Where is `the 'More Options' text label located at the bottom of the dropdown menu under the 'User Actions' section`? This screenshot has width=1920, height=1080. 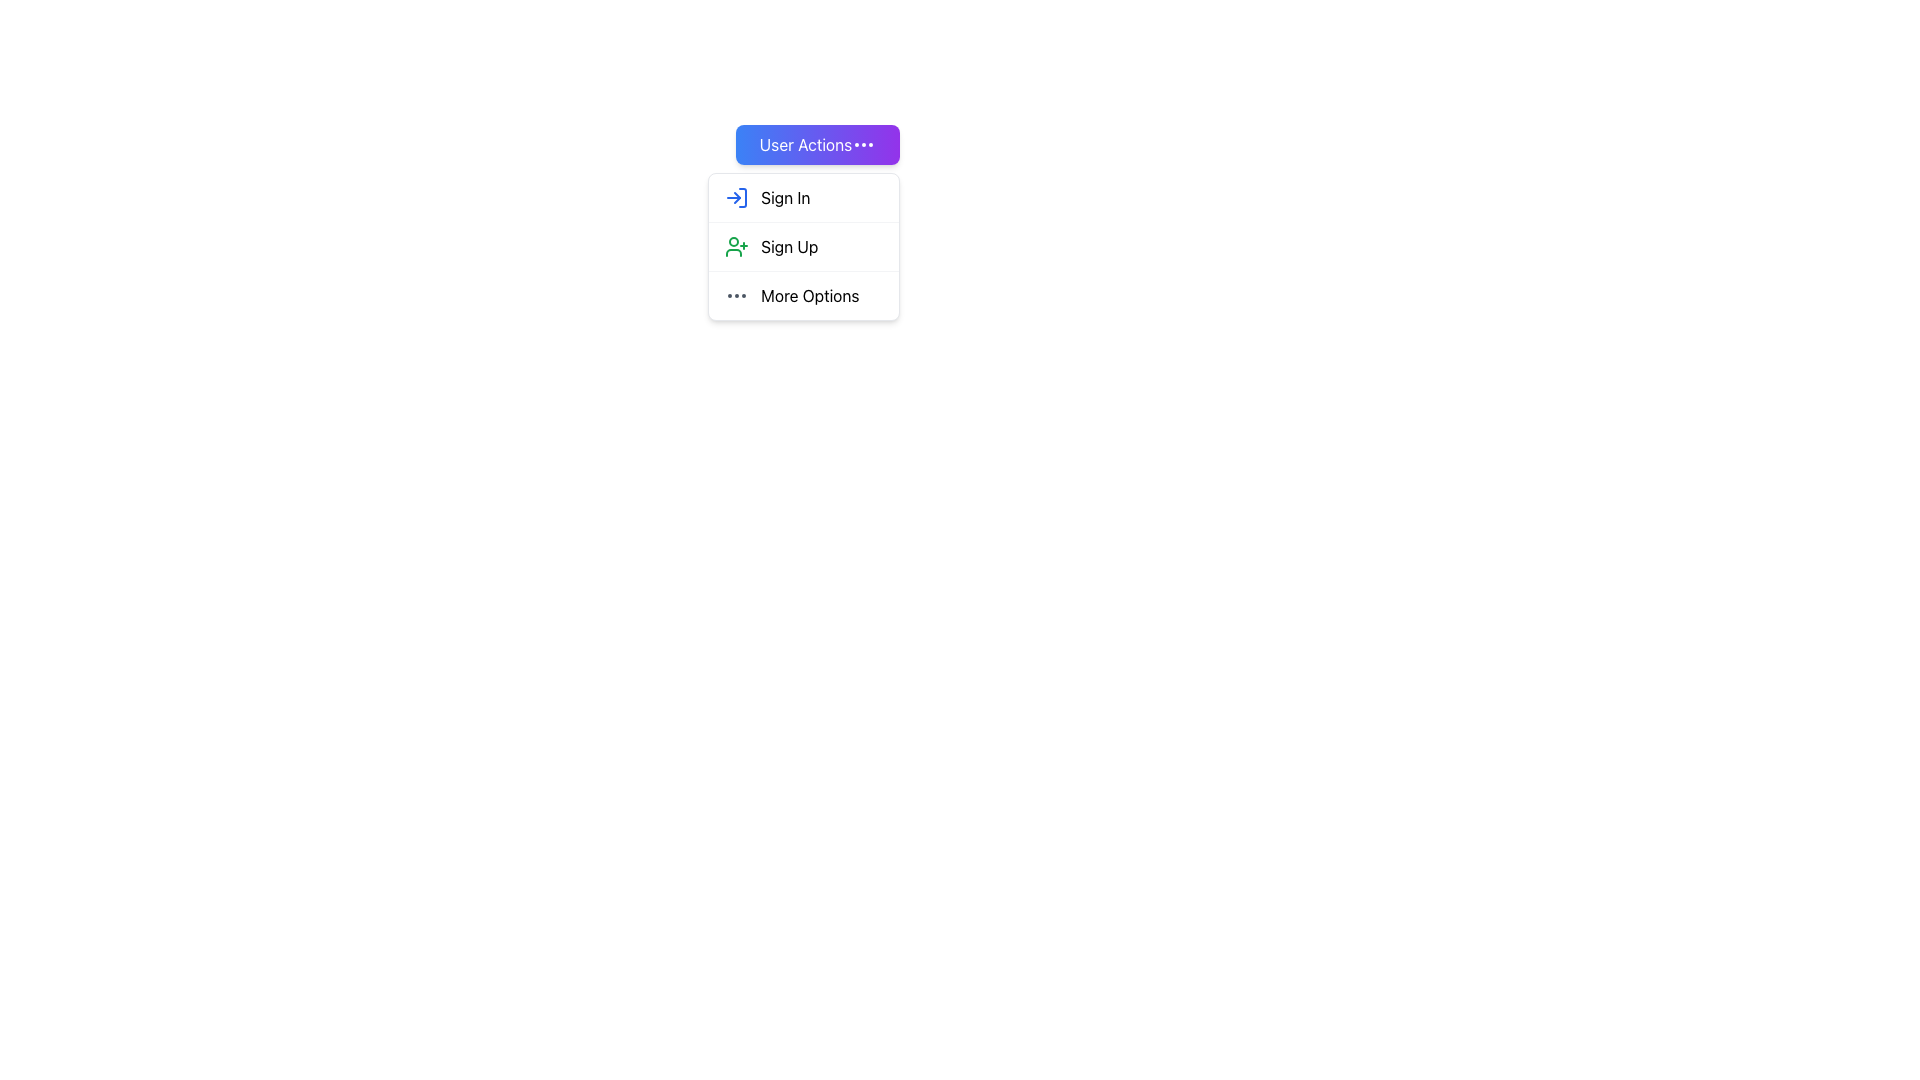
the 'More Options' text label located at the bottom of the dropdown menu under the 'User Actions' section is located at coordinates (810, 296).